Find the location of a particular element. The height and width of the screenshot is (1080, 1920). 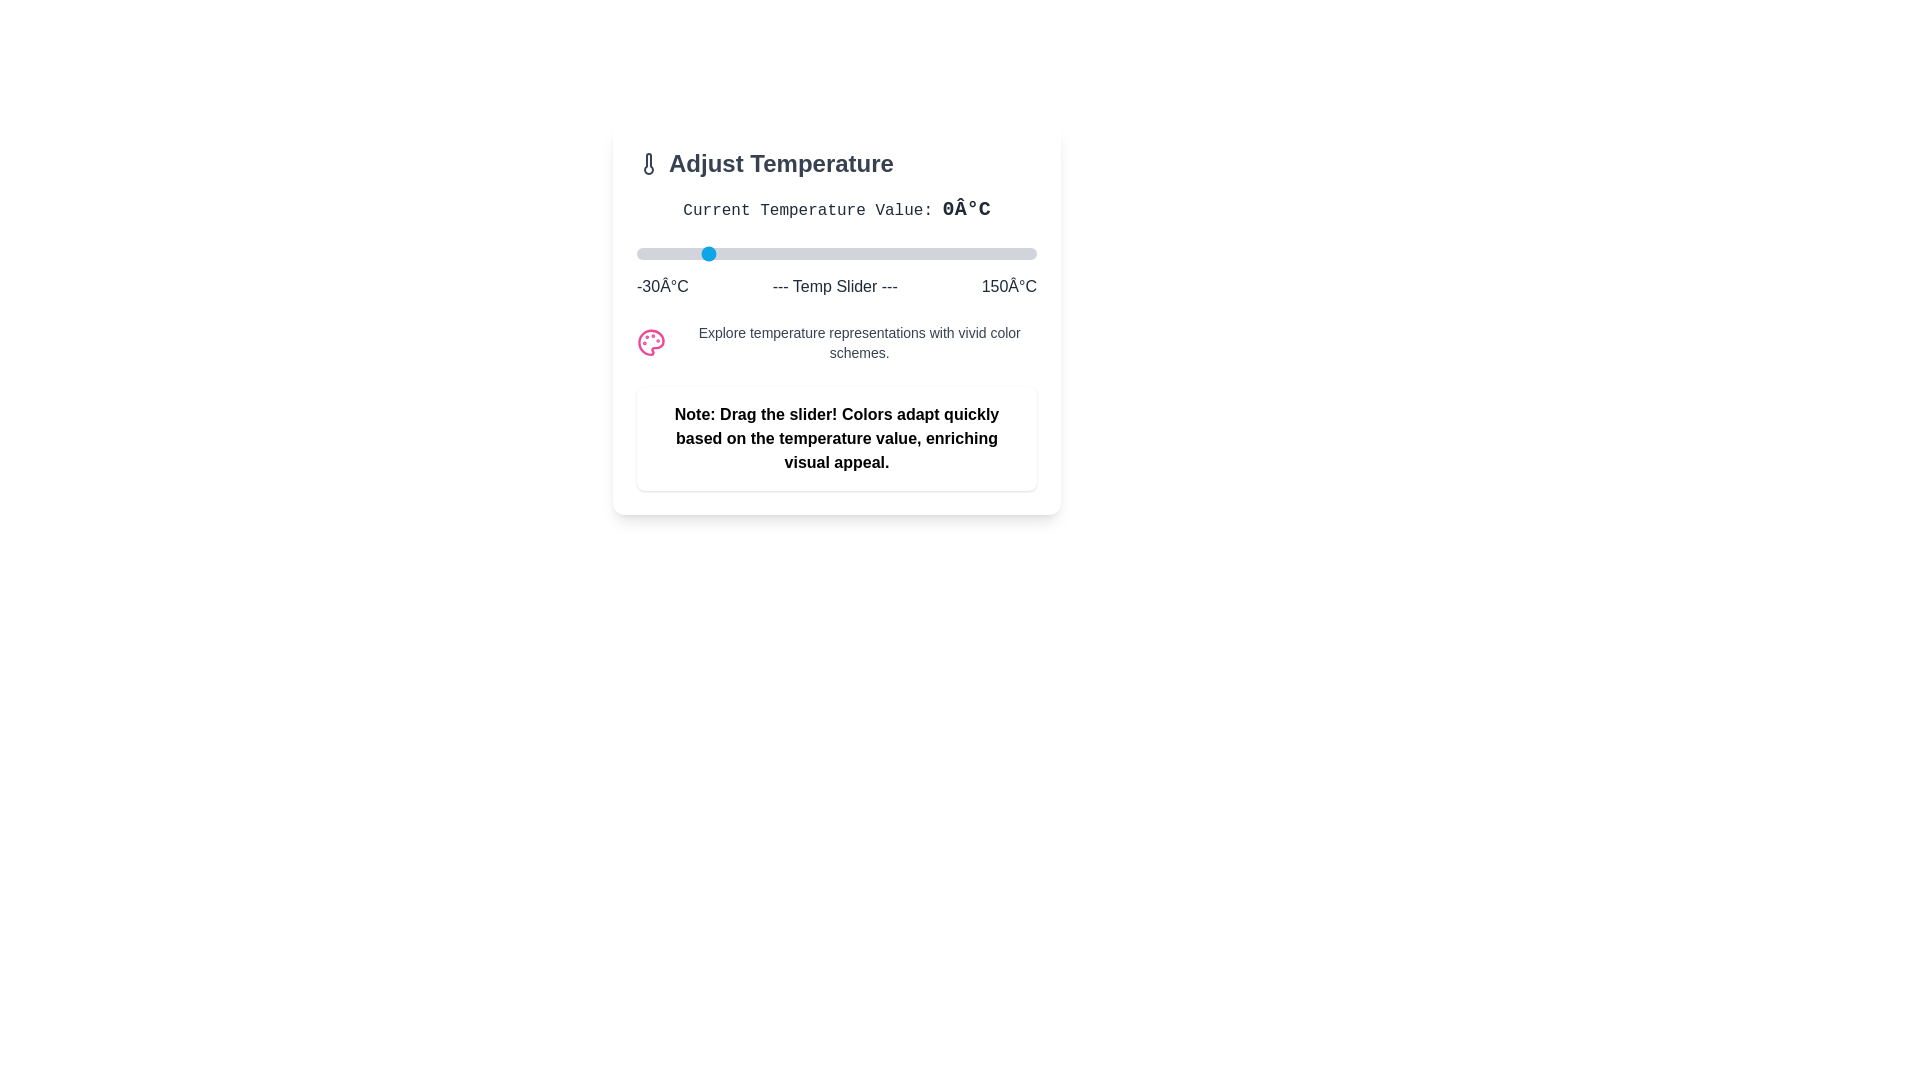

the temperature slider to set the temperature to 70°C is located at coordinates (859, 253).